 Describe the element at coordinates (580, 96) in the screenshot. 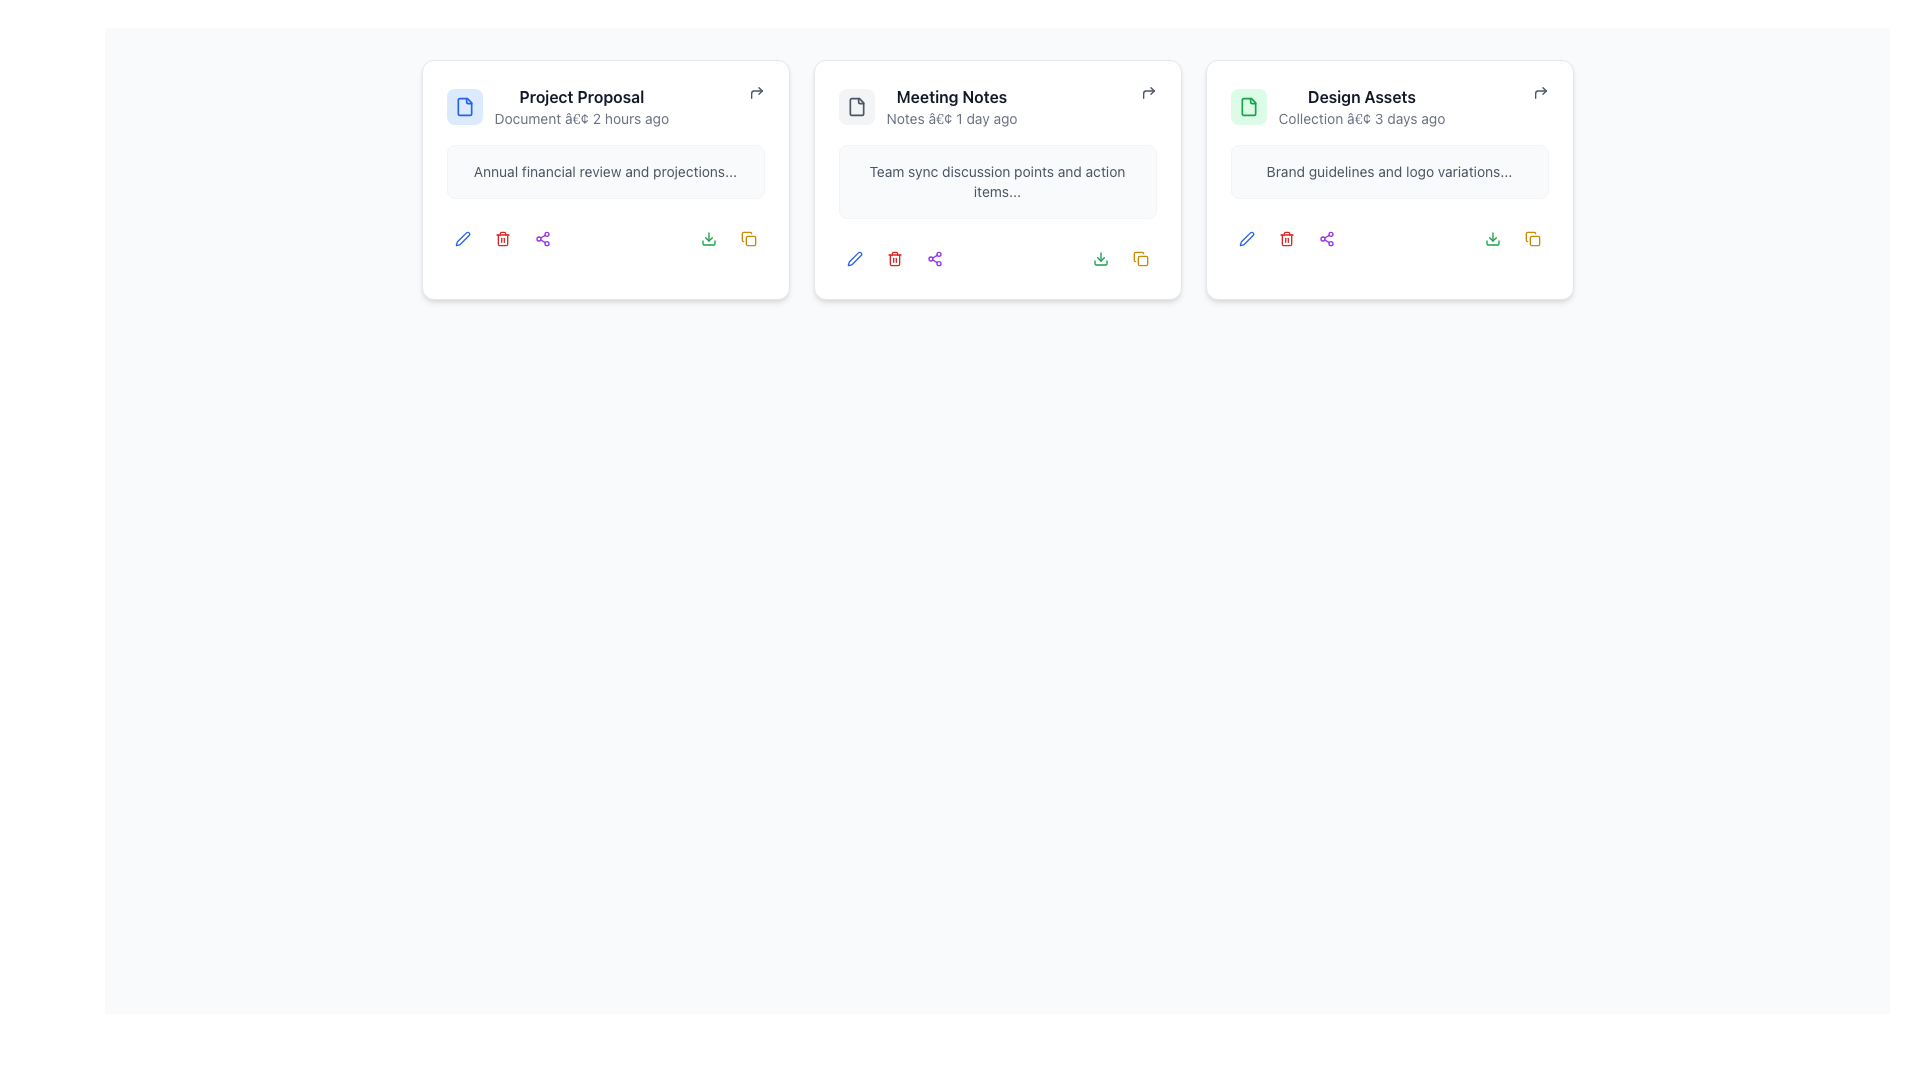

I see `text label displaying 'Project Proposal' in bold, dark gray font, located in the top left card of three cards on the interface` at that location.